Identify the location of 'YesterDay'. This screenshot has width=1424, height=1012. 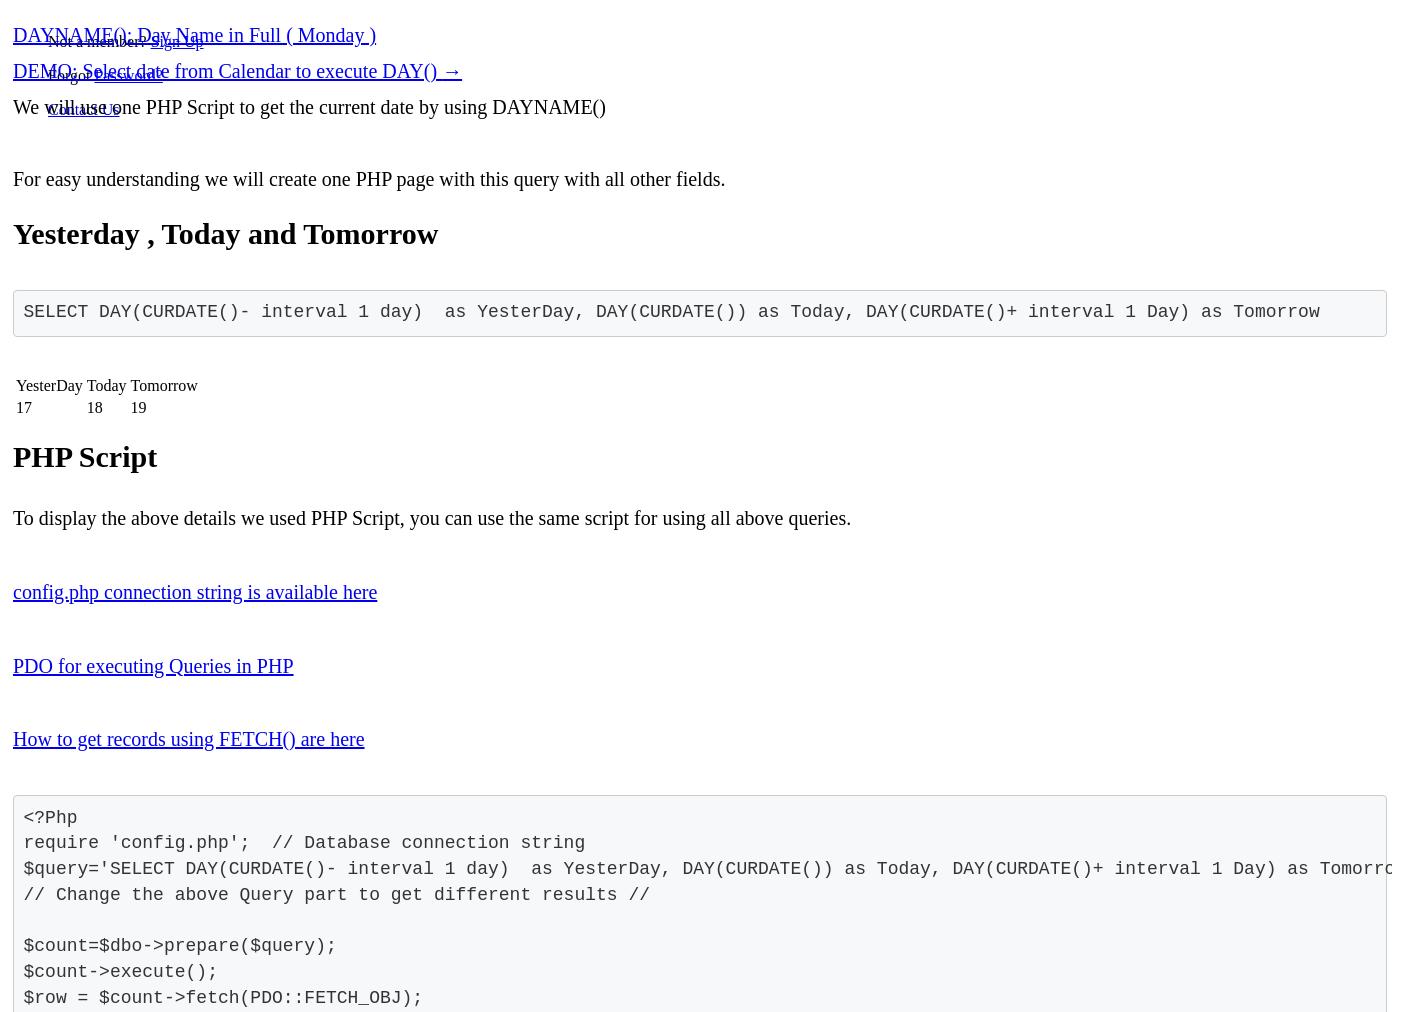
(15, 385).